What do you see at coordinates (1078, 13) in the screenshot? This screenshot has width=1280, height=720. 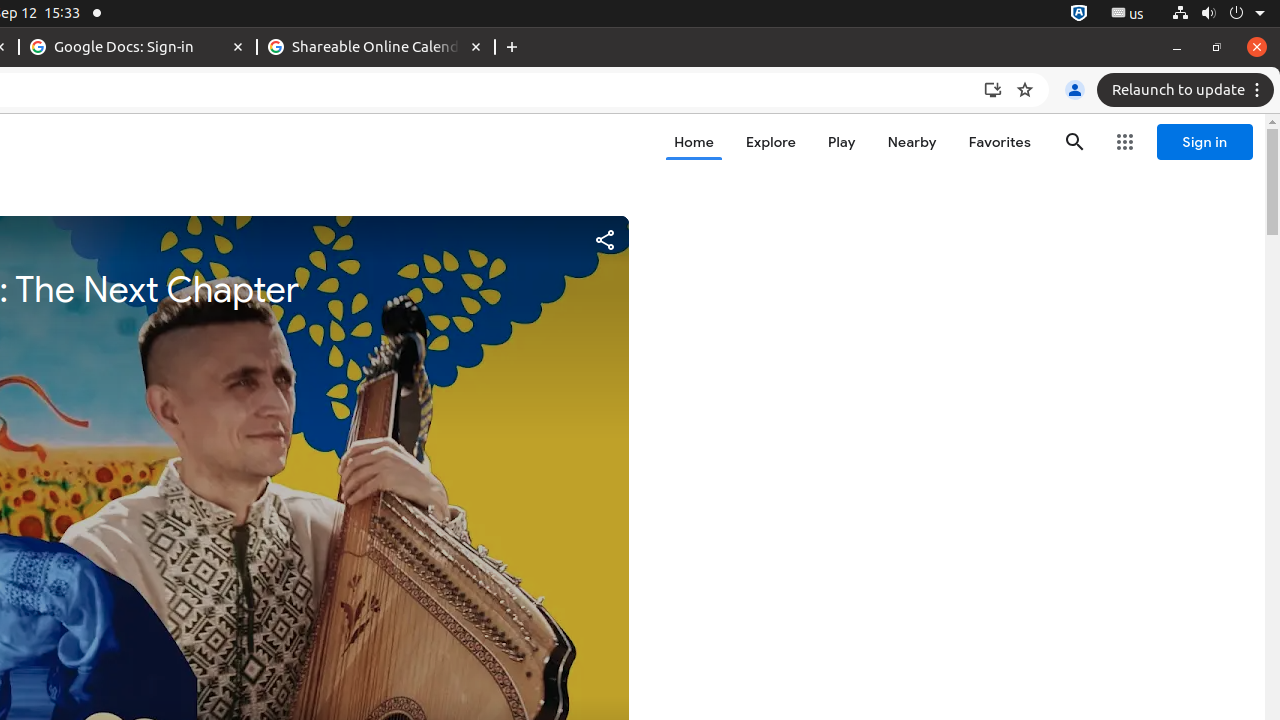 I see `':1.72/StatusNotifierItem'` at bounding box center [1078, 13].